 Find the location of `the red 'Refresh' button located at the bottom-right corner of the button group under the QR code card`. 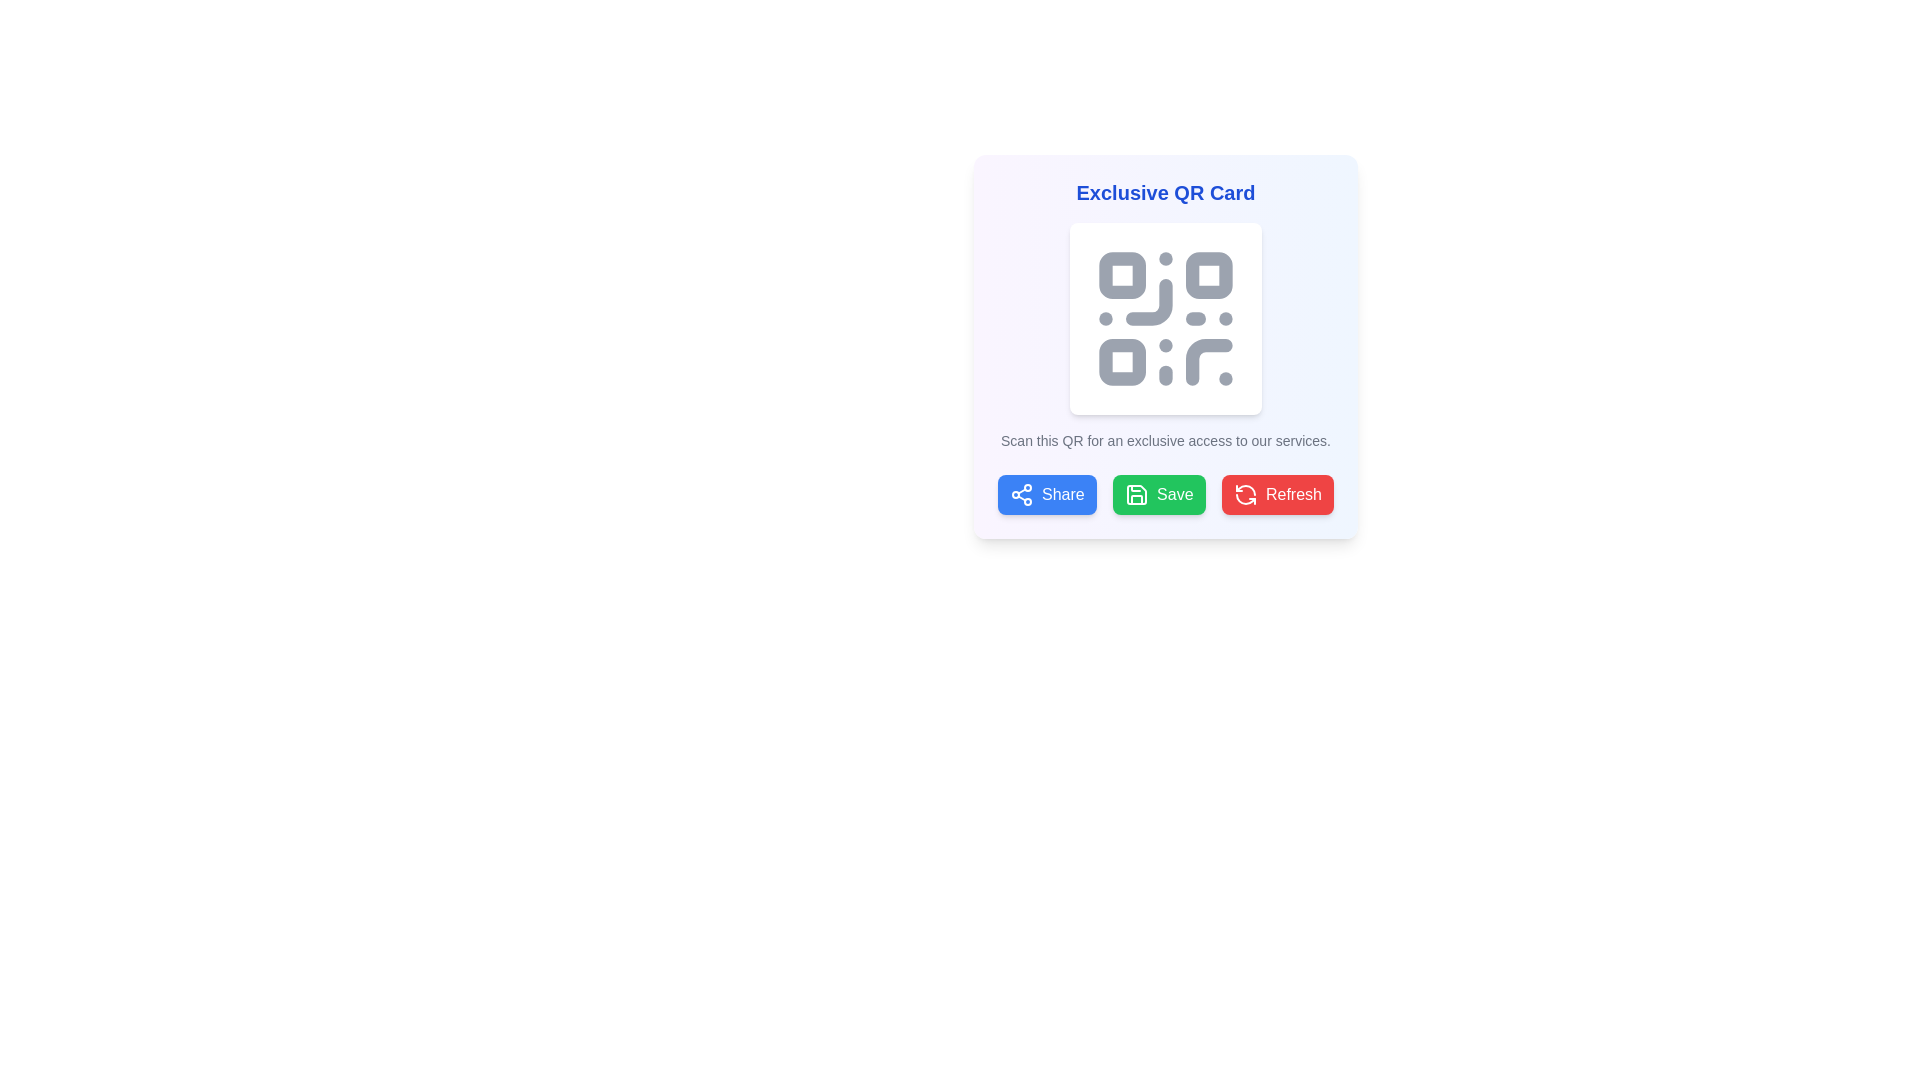

the red 'Refresh' button located at the bottom-right corner of the button group under the QR code card is located at coordinates (1293, 494).